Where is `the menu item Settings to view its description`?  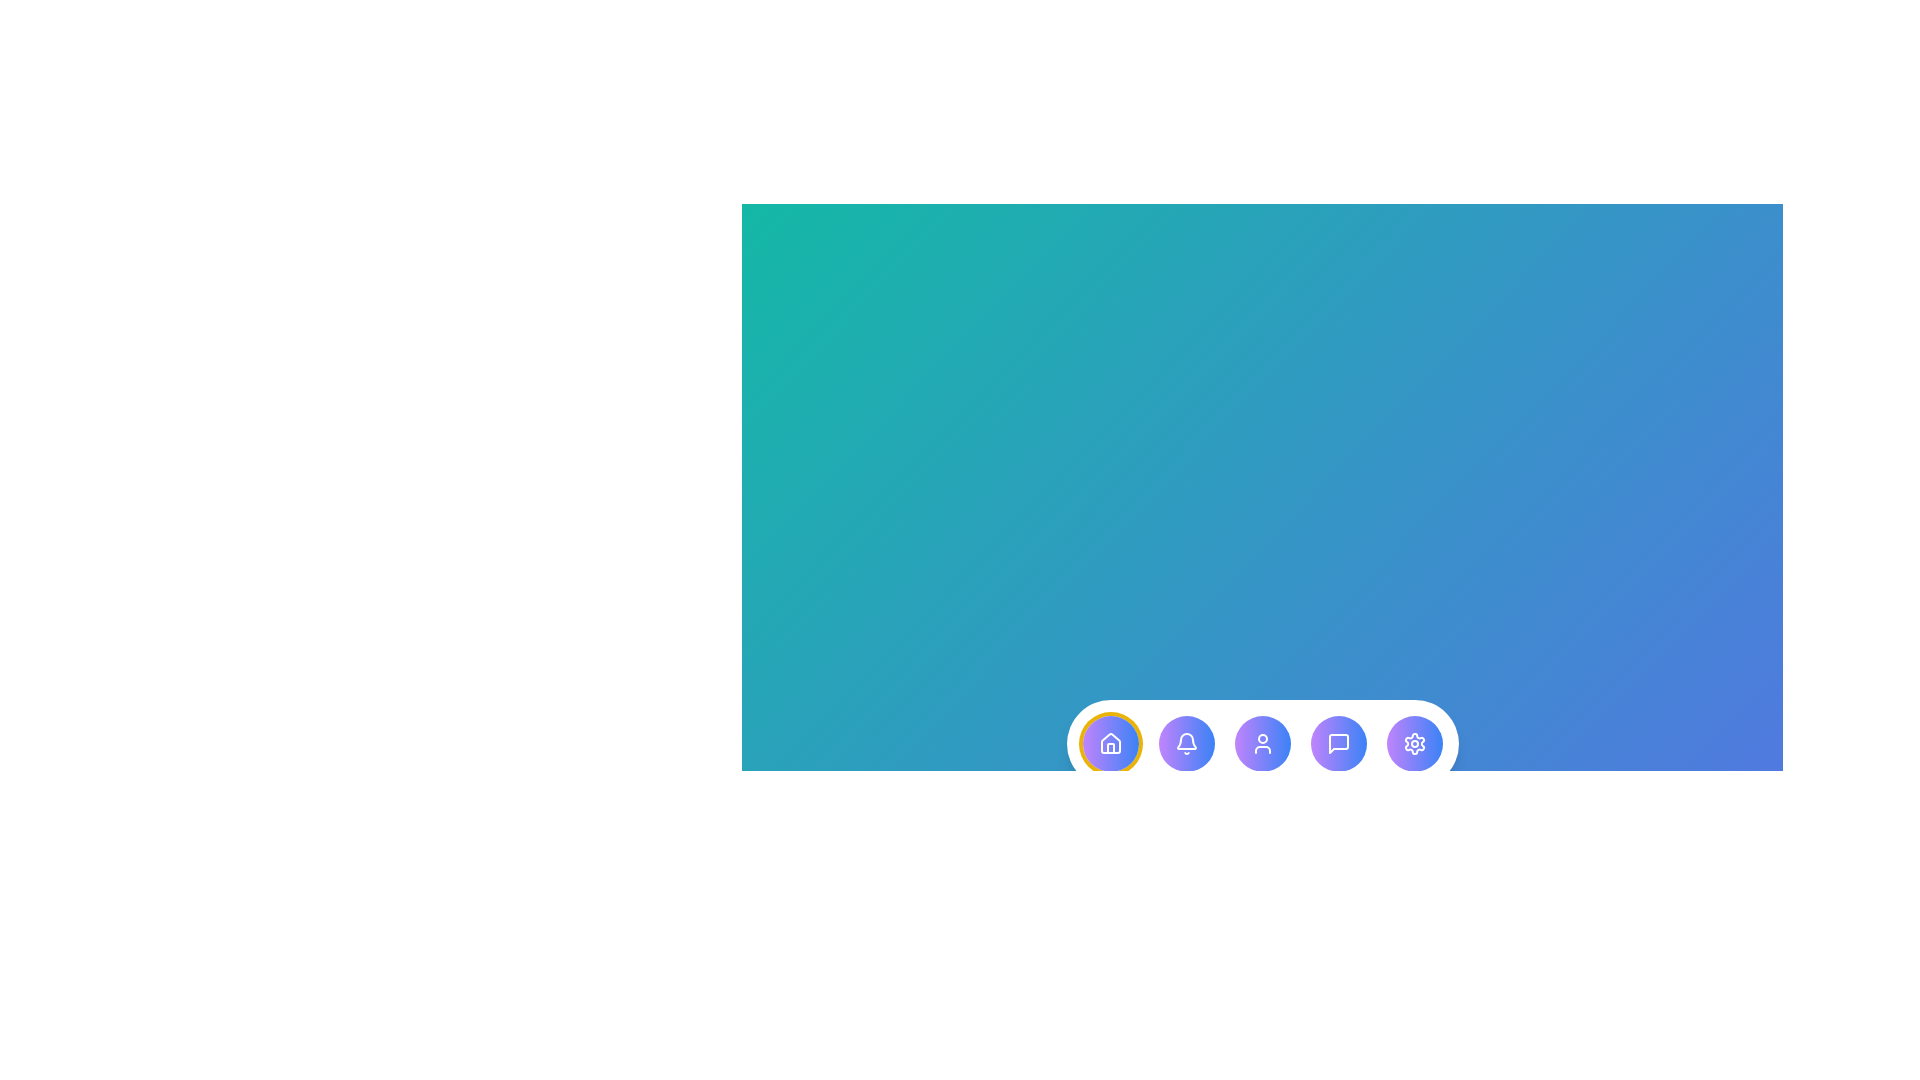 the menu item Settings to view its description is located at coordinates (1413, 744).